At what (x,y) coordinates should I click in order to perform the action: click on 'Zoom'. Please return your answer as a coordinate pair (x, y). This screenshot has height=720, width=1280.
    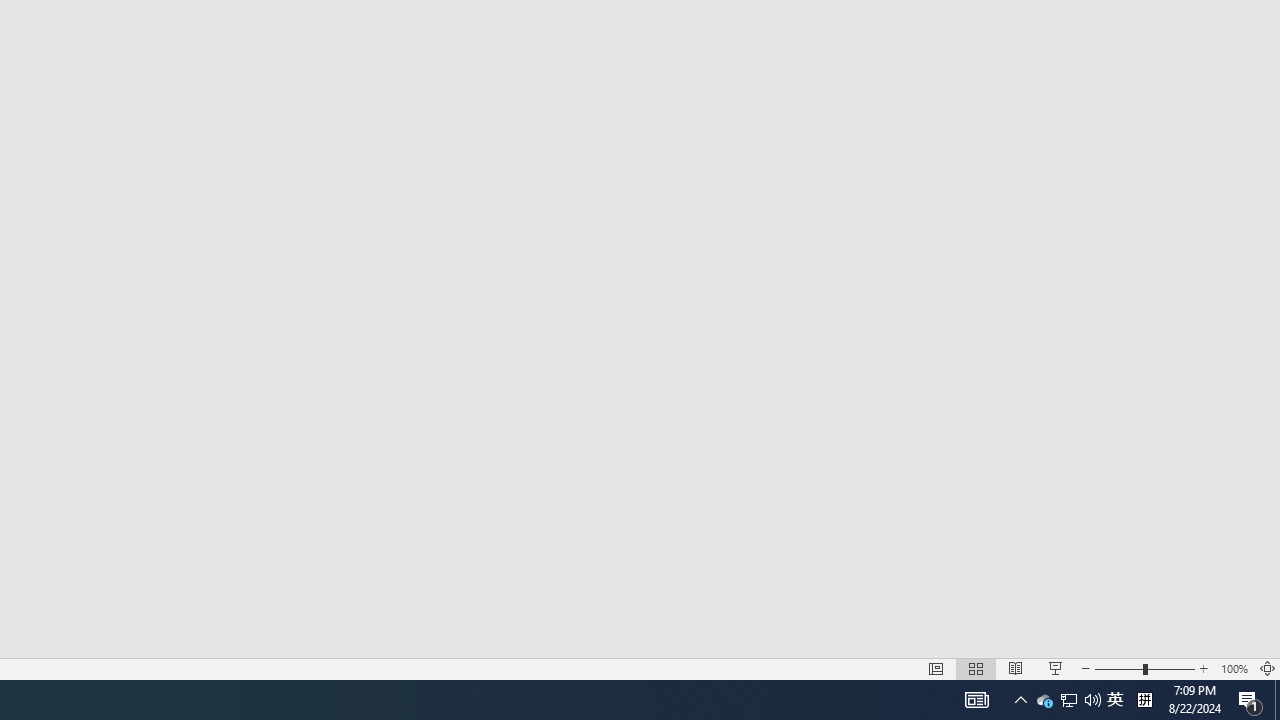
    Looking at the image, I should click on (1144, 669).